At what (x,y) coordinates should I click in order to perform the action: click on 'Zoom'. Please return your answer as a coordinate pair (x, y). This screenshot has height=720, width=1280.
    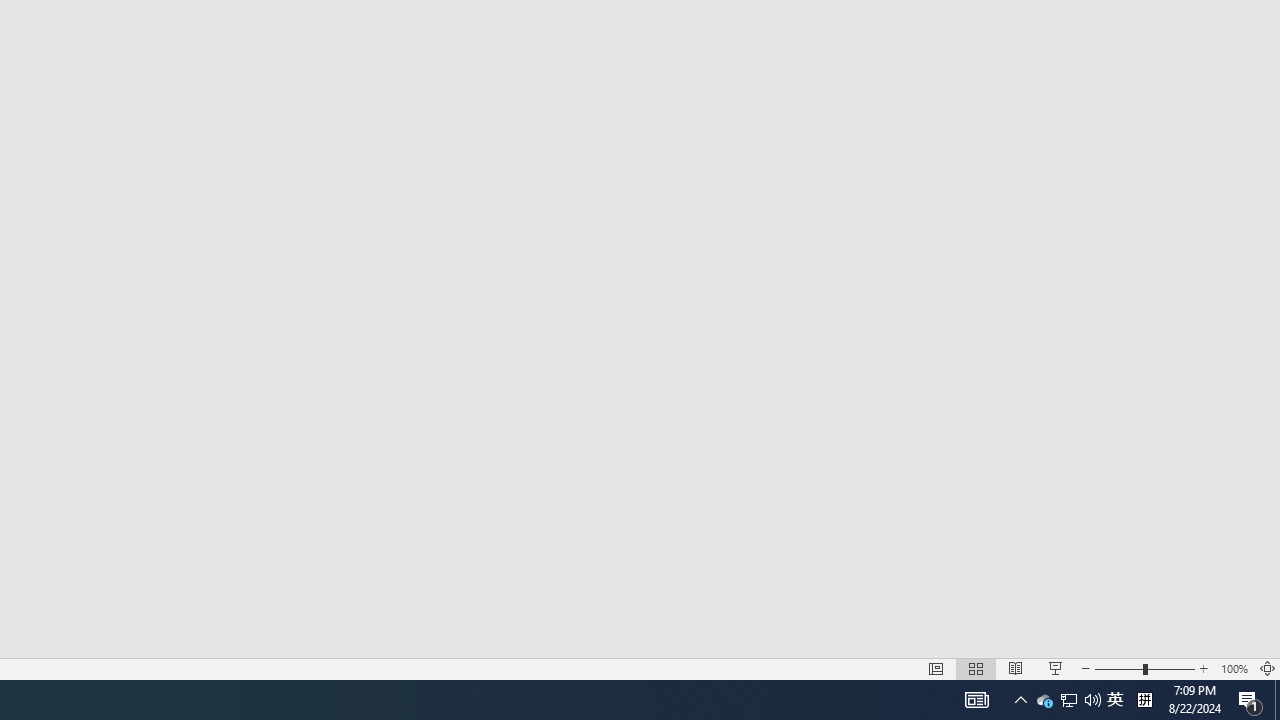
    Looking at the image, I should click on (1144, 669).